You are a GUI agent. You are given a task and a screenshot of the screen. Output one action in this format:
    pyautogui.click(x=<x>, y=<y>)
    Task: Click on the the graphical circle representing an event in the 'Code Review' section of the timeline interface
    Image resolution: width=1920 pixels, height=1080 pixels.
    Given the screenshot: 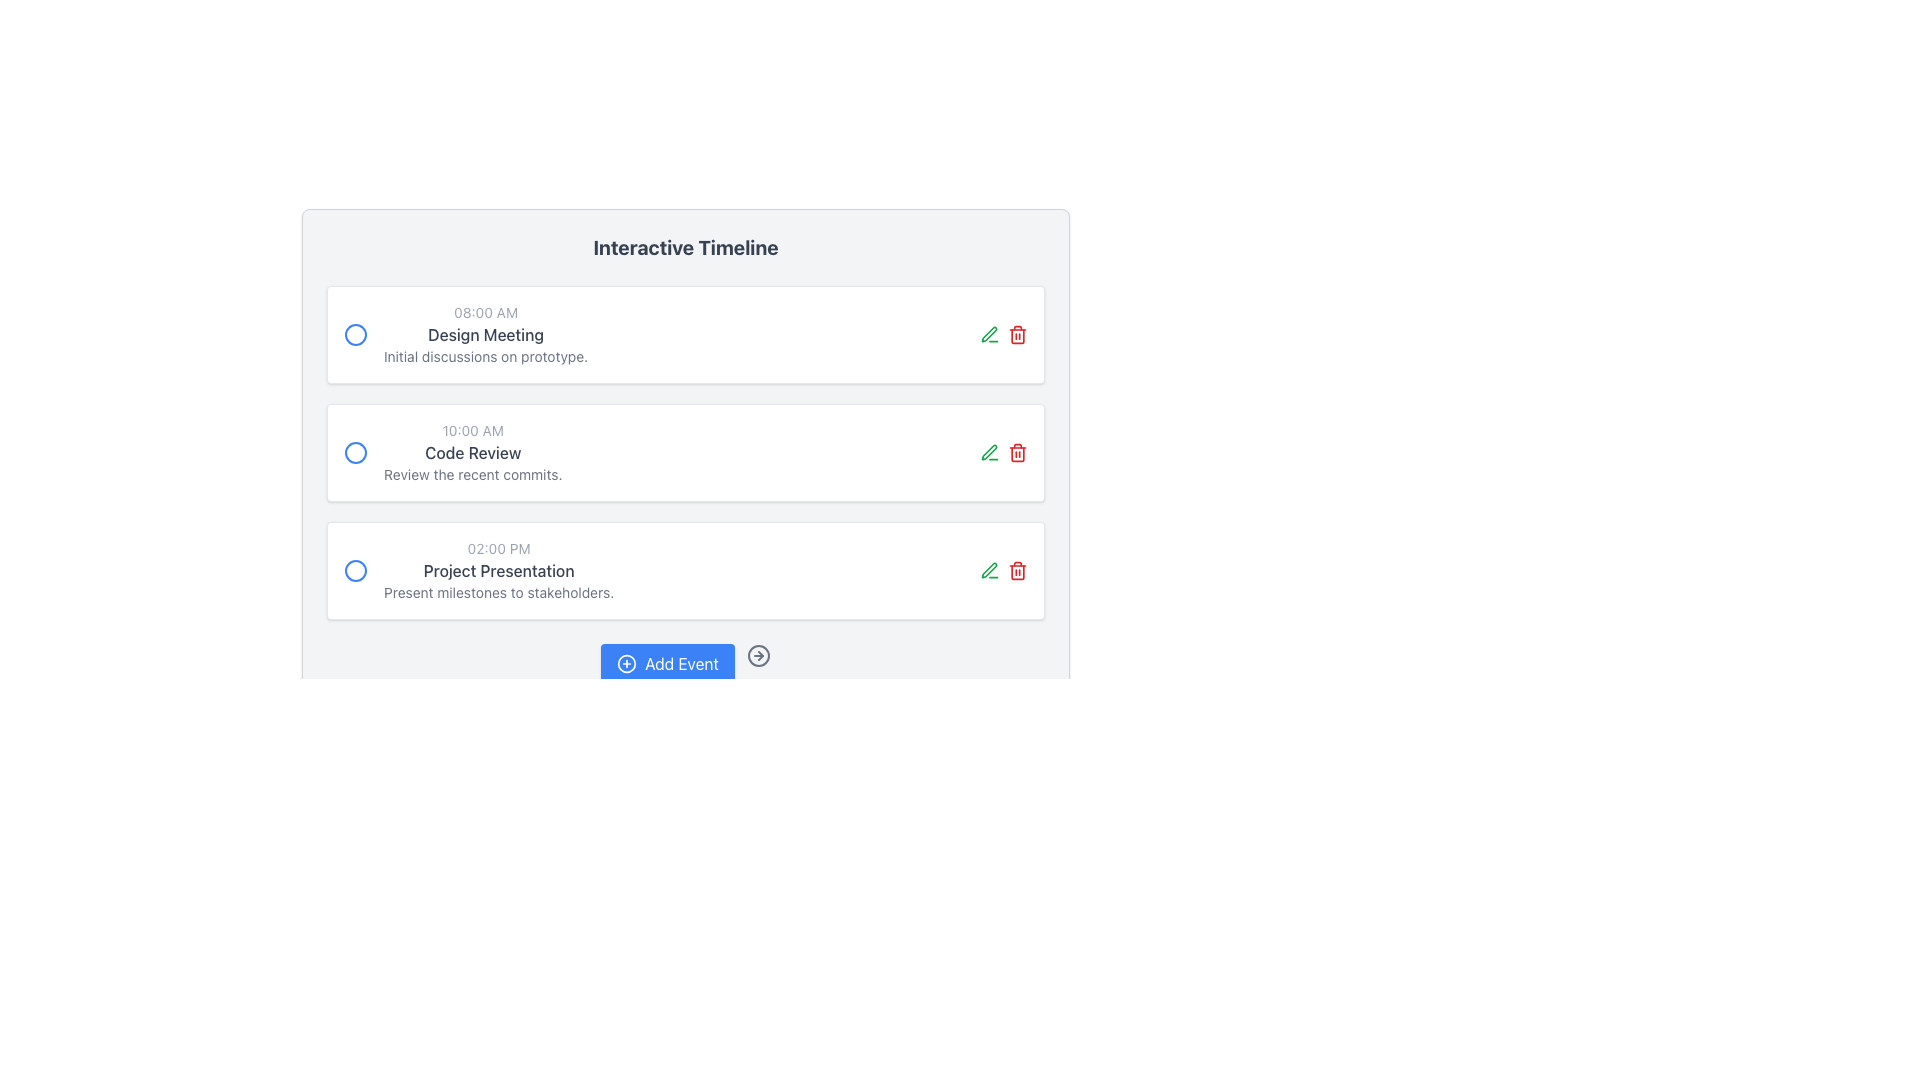 What is the action you would take?
    pyautogui.click(x=355, y=452)
    